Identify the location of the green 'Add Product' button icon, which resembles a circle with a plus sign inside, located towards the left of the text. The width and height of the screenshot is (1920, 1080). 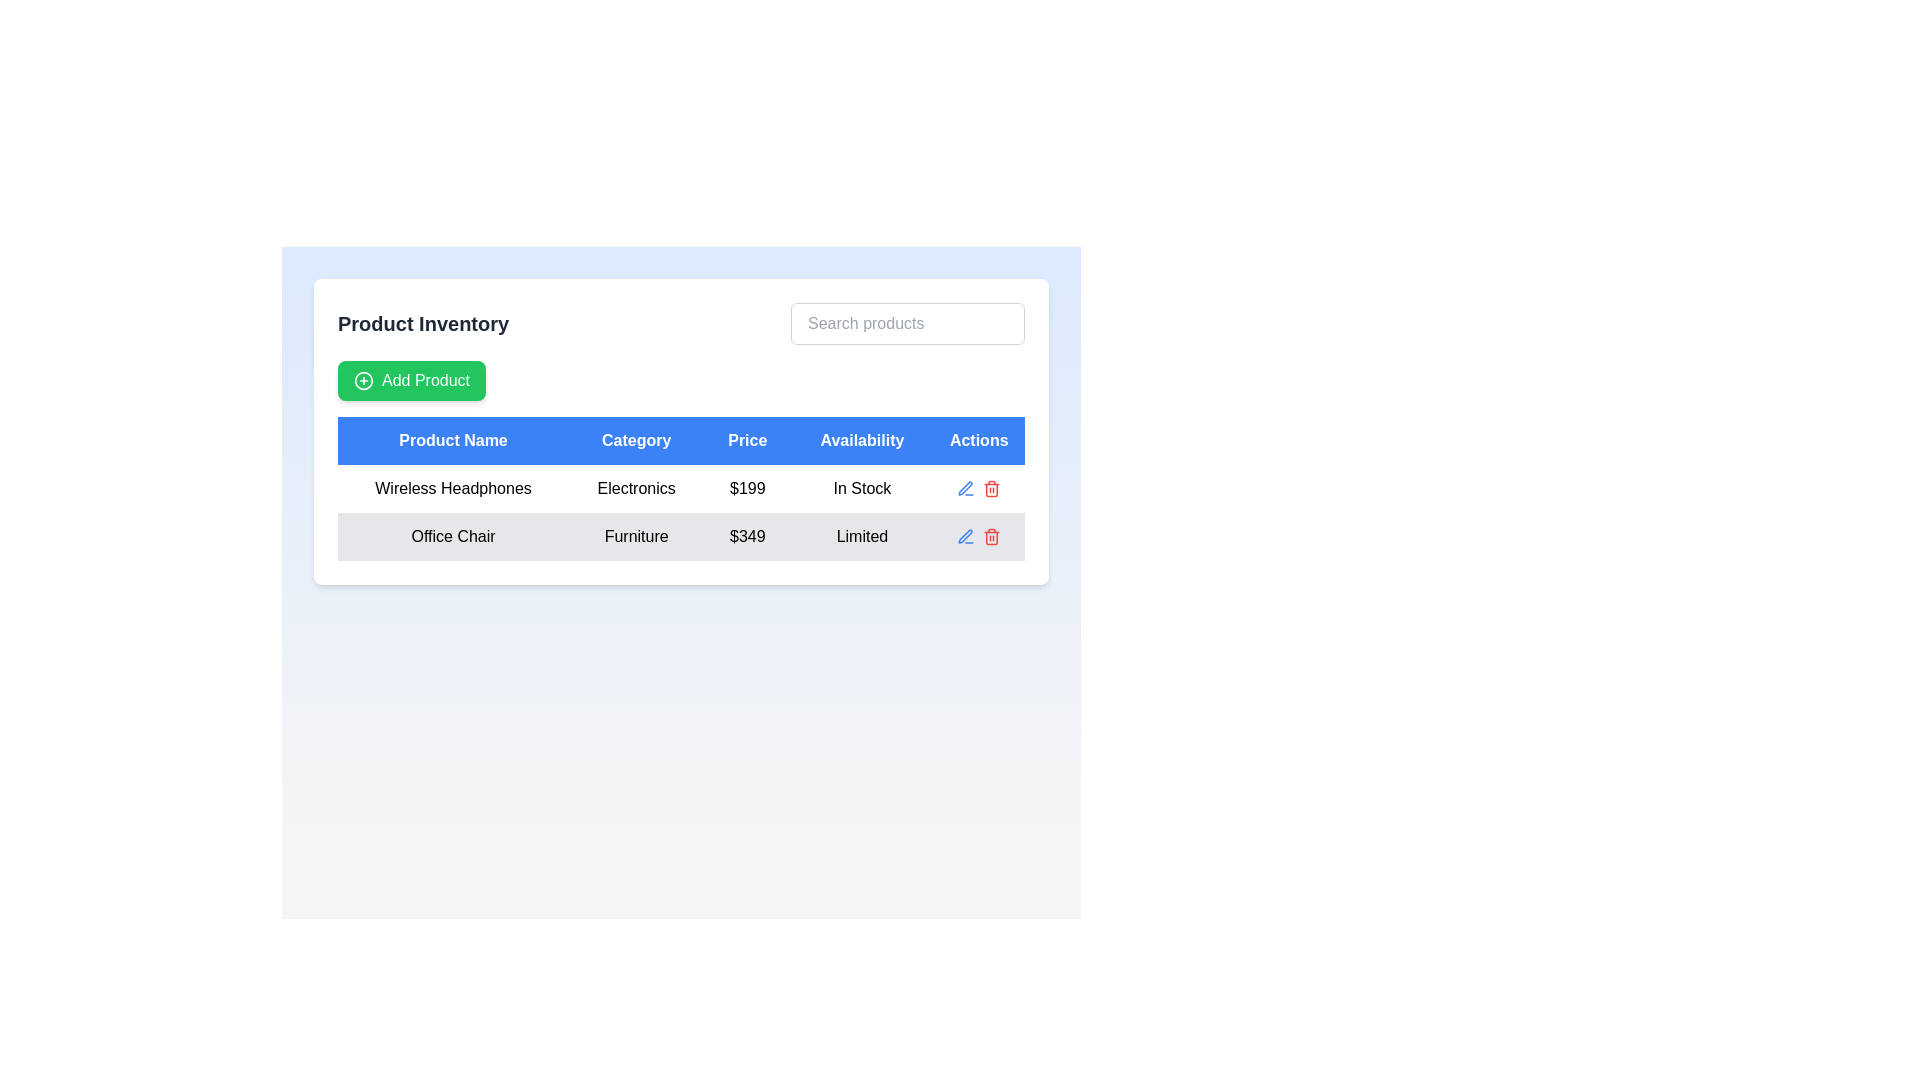
(364, 381).